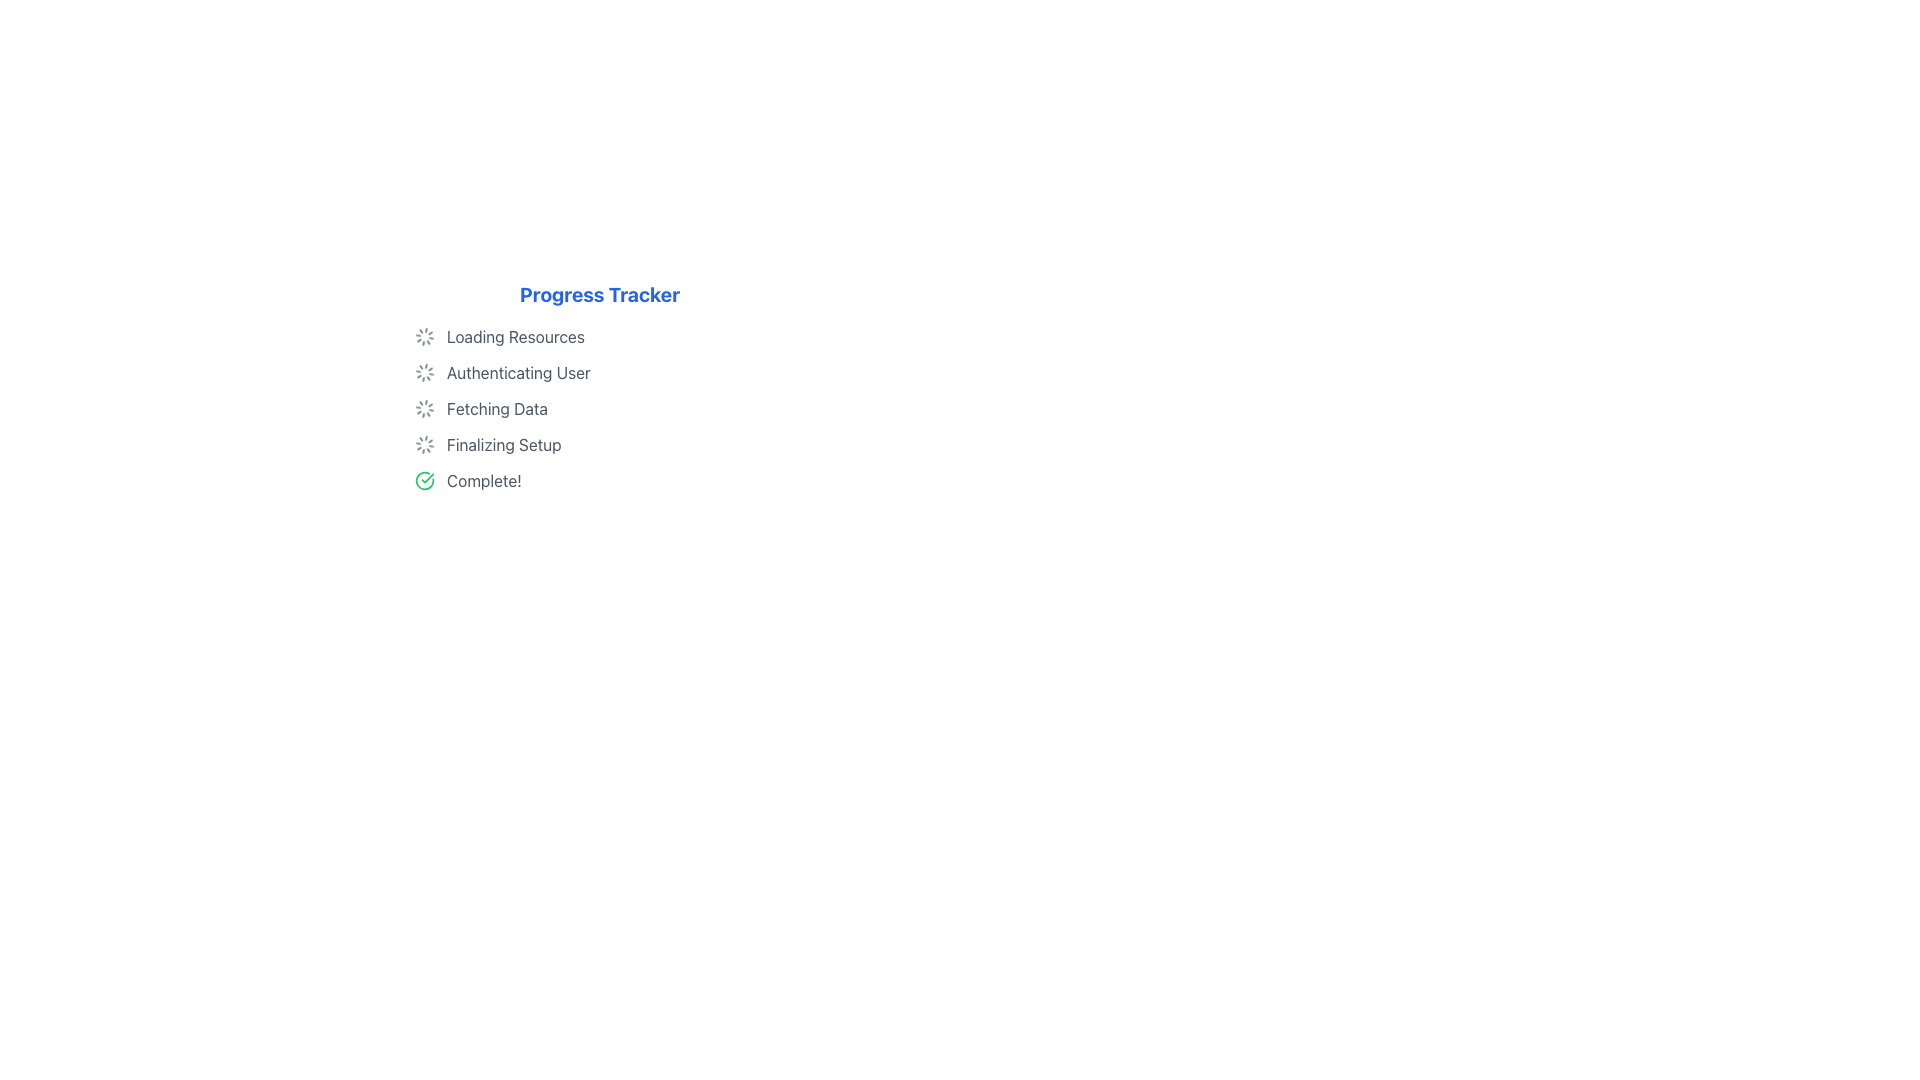  Describe the element at coordinates (424, 481) in the screenshot. I see `the circular green-bordered icon with a checkmark, which indicates a 'success' status and is located next to the 'Complete!' label in the progress tracker` at that location.